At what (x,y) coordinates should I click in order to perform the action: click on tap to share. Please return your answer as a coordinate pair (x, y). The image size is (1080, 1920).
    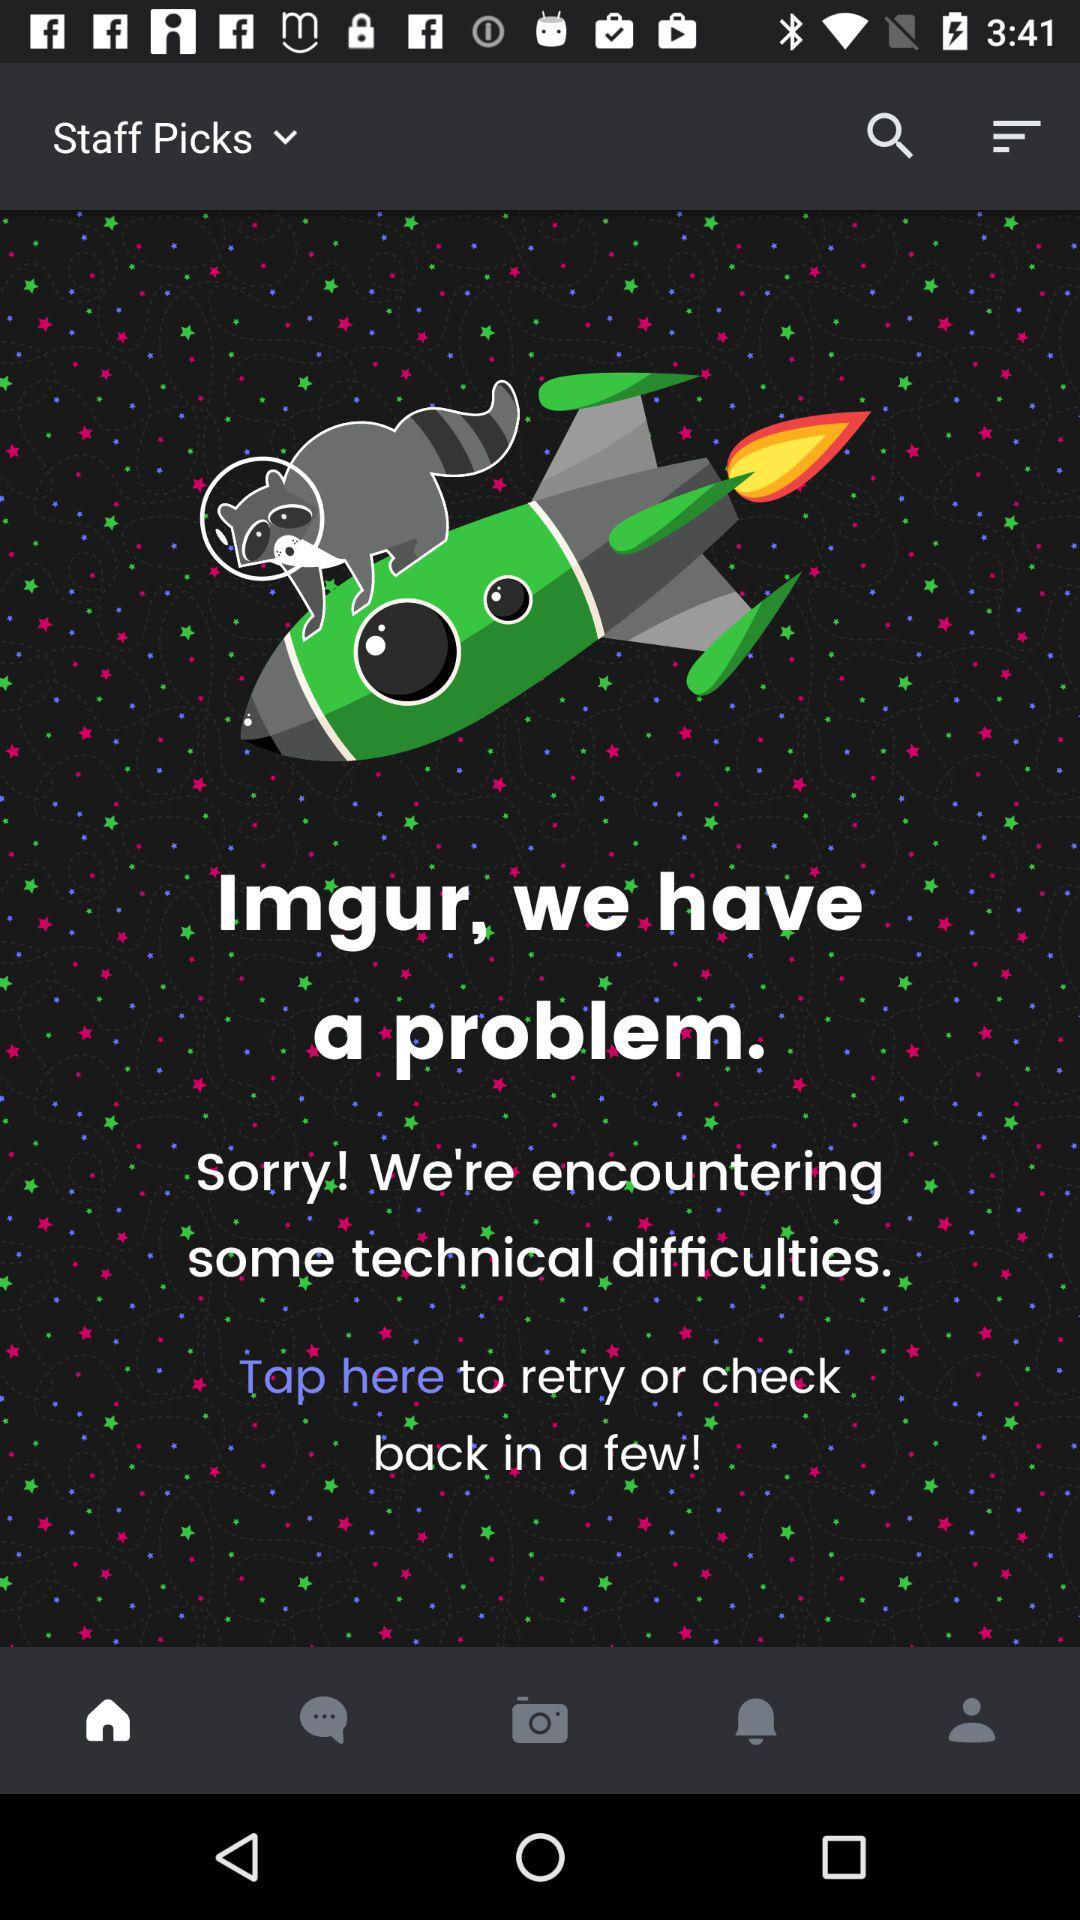
    Looking at the image, I should click on (971, 1719).